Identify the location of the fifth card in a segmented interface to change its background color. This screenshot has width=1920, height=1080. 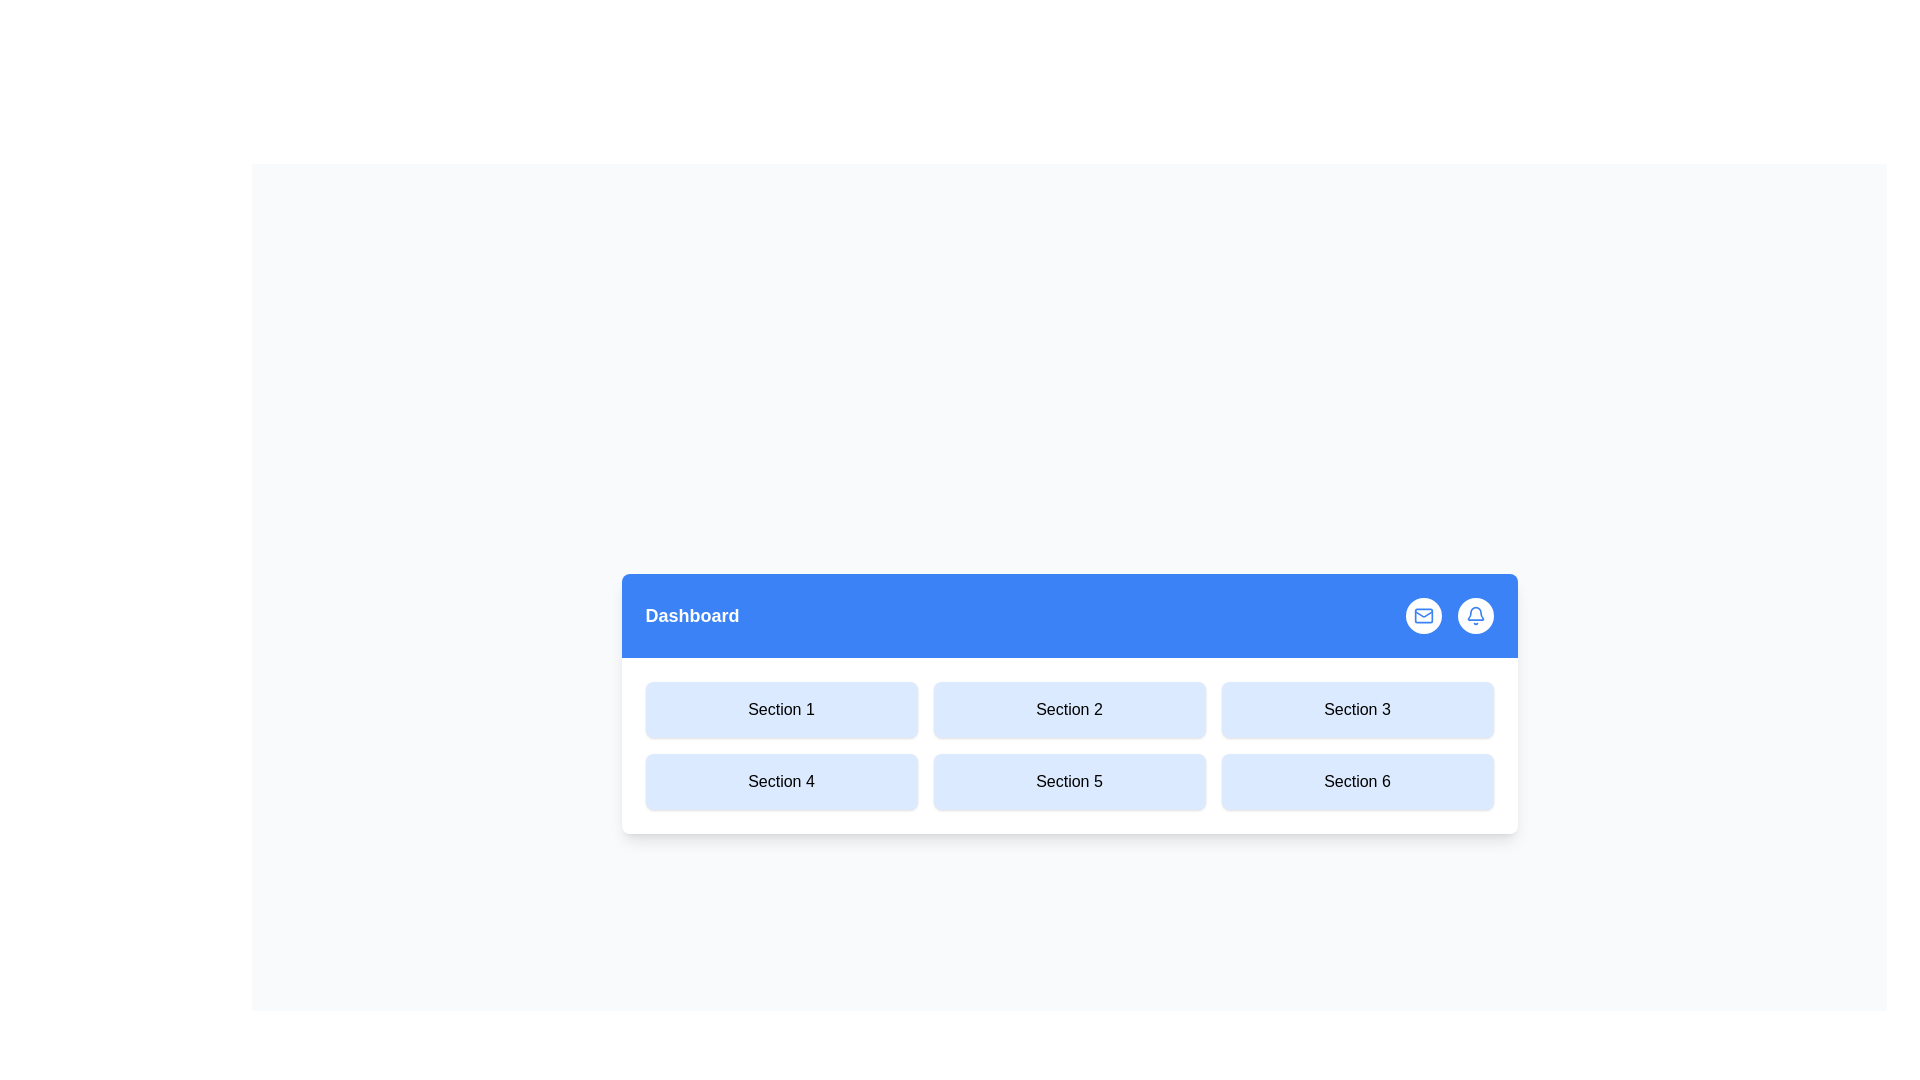
(1068, 781).